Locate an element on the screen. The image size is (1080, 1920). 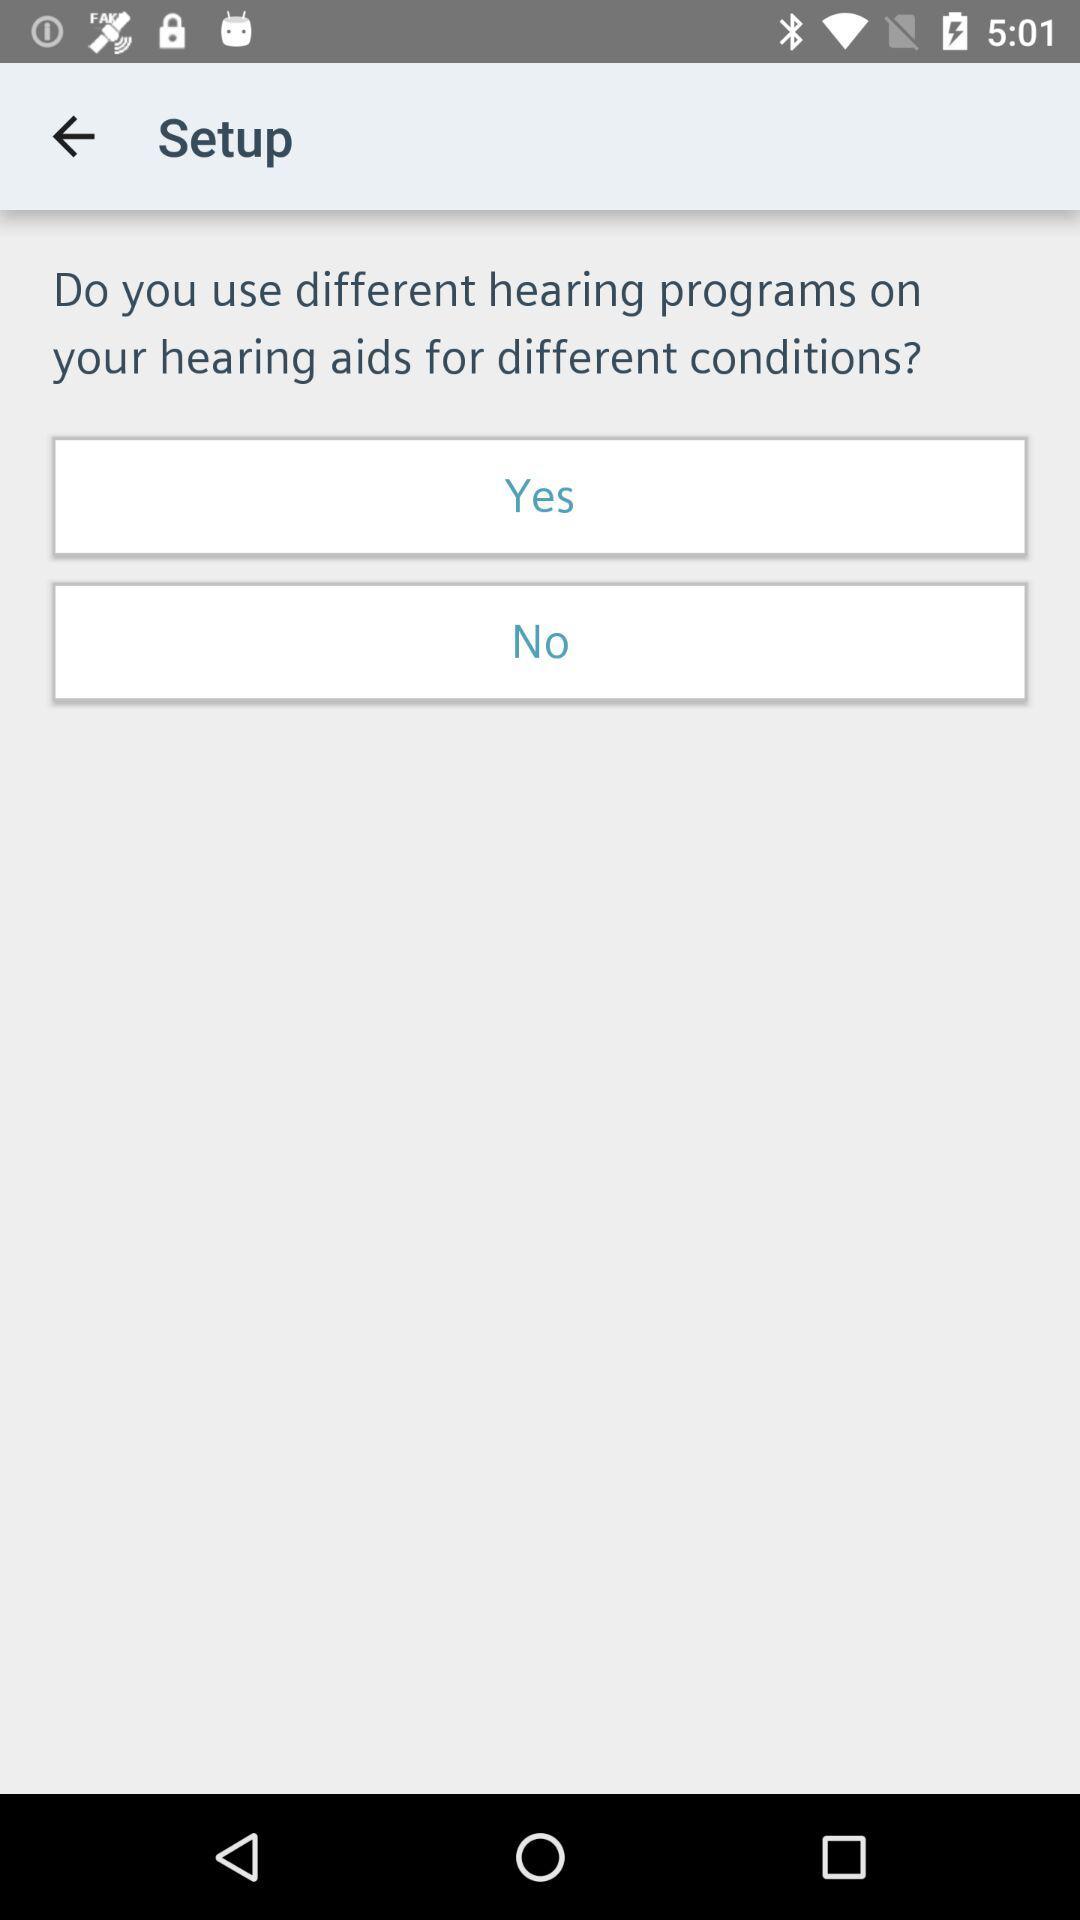
the icon above do you use is located at coordinates (72, 135).